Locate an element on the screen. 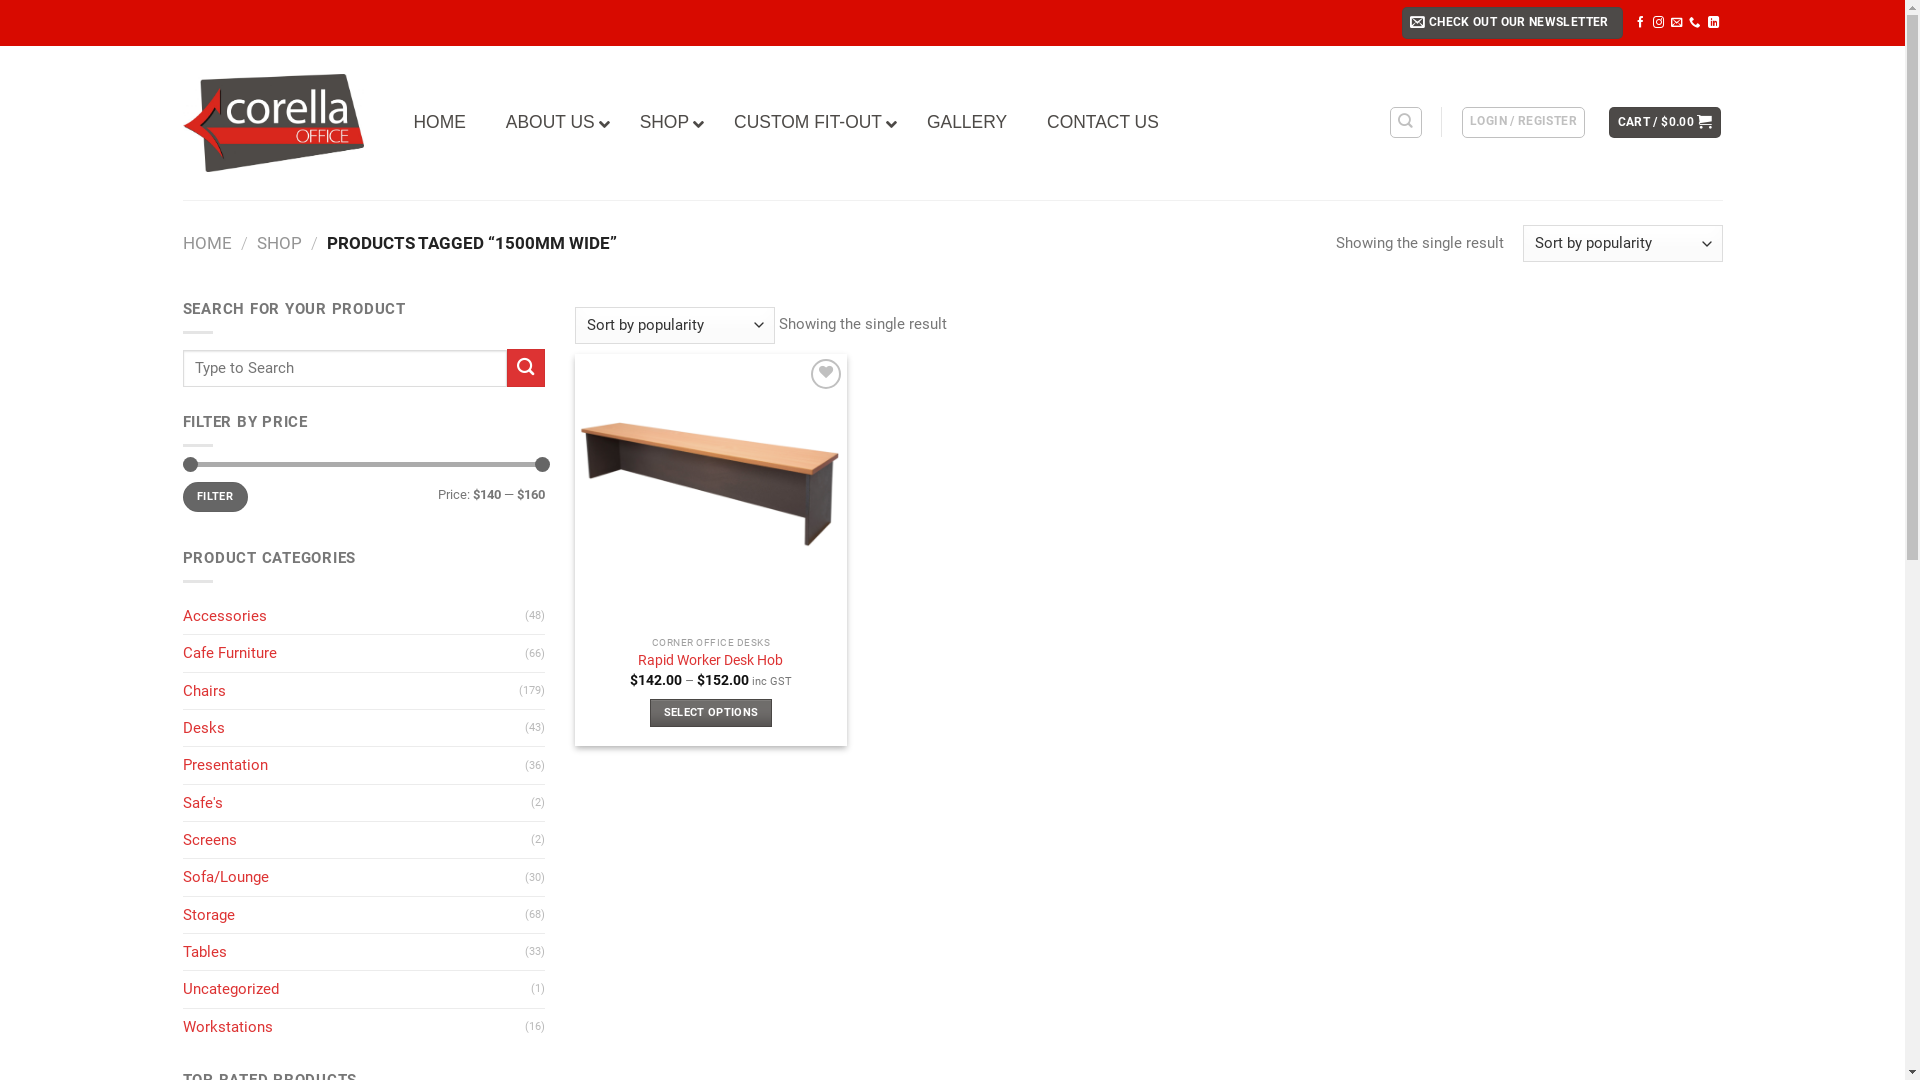 The width and height of the screenshot is (1920, 1080). 'Follow on Instagram' is located at coordinates (1658, 23).